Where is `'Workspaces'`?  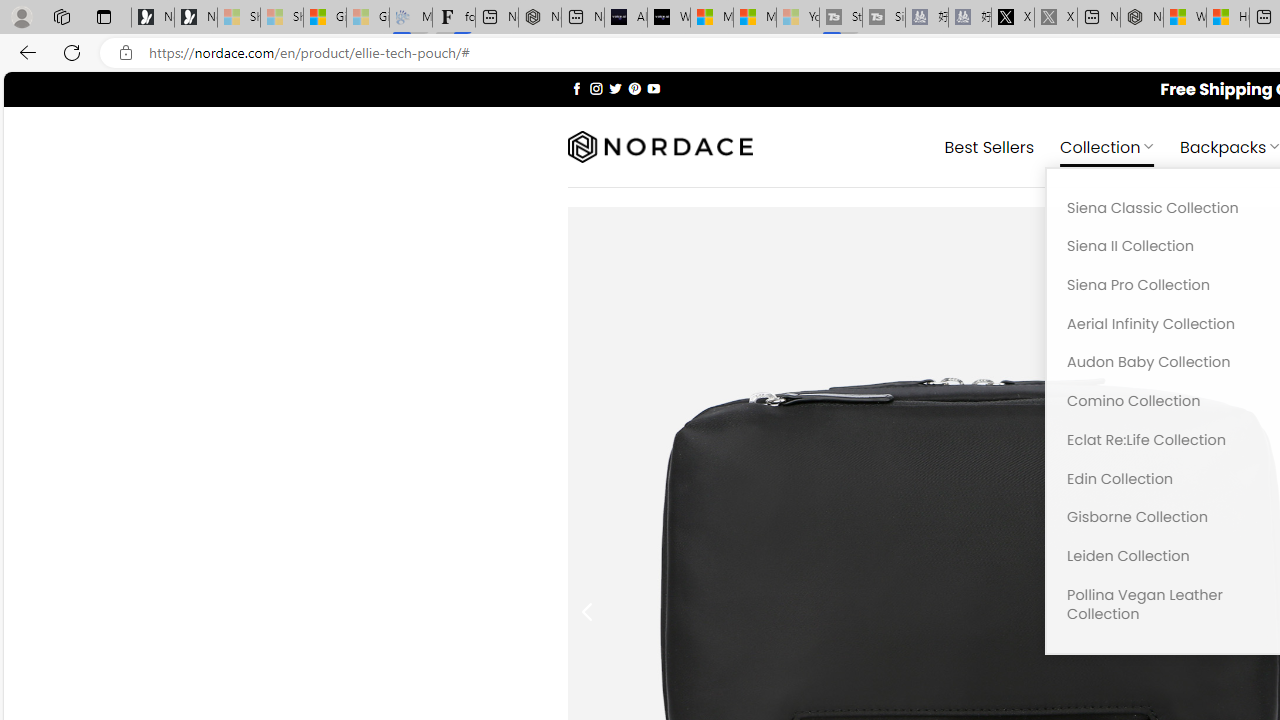 'Workspaces' is located at coordinates (61, 16).